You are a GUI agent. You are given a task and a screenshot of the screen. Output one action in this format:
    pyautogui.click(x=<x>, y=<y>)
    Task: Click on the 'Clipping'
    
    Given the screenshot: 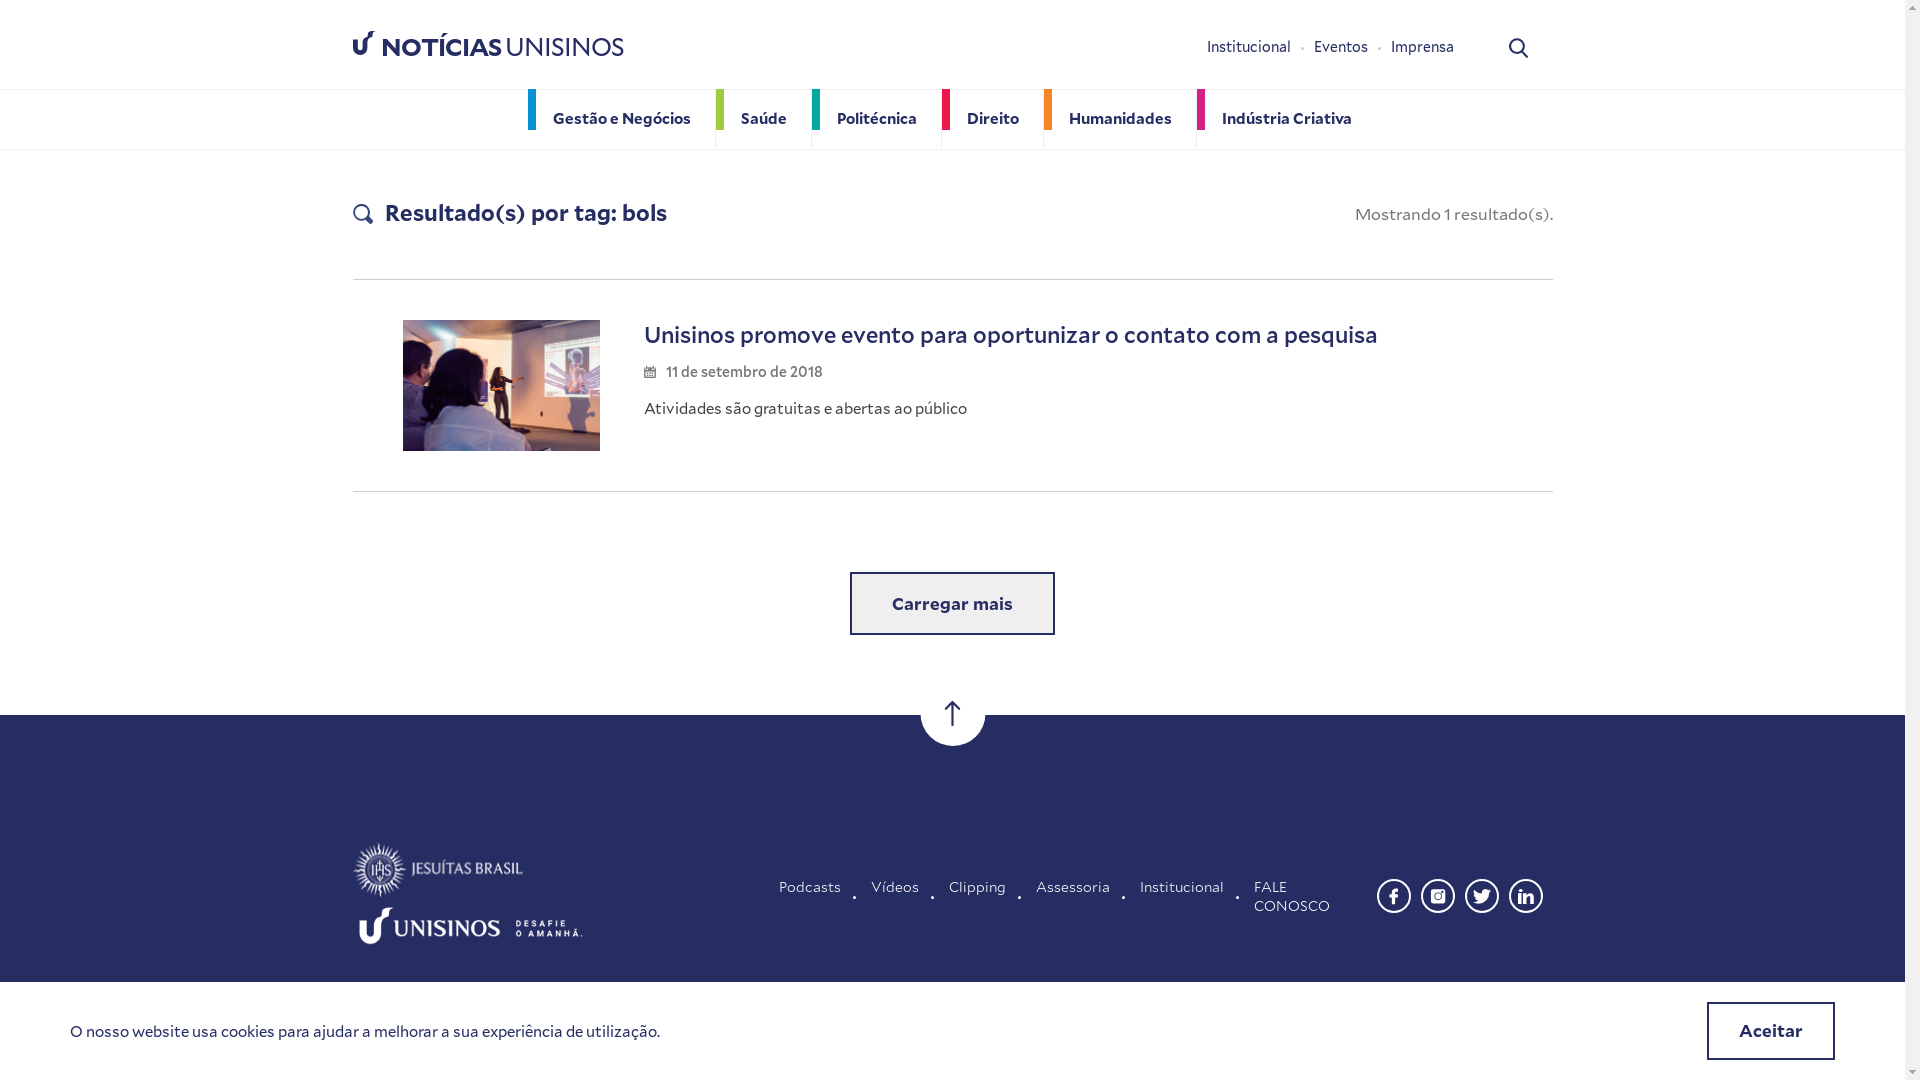 What is the action you would take?
    pyautogui.click(x=977, y=895)
    